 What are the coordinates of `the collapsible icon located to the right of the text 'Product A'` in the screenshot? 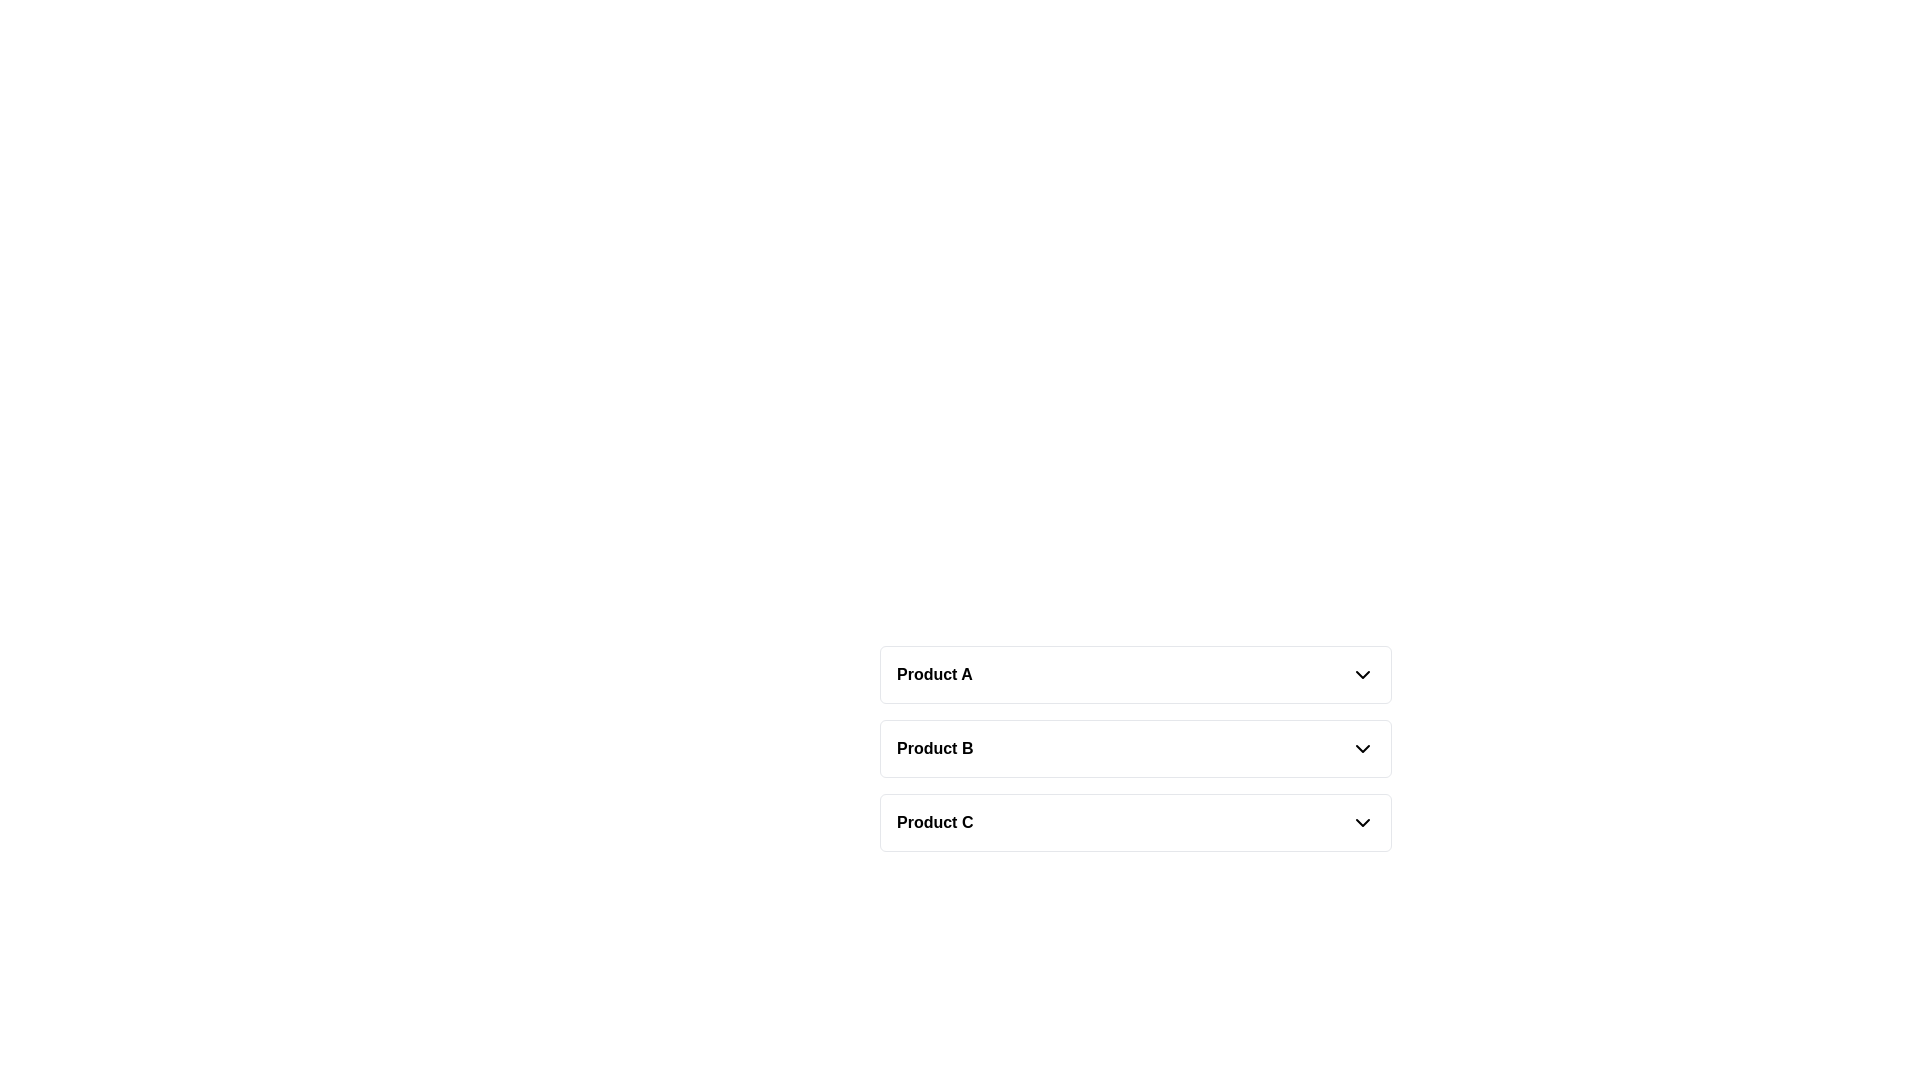 It's located at (1362, 675).